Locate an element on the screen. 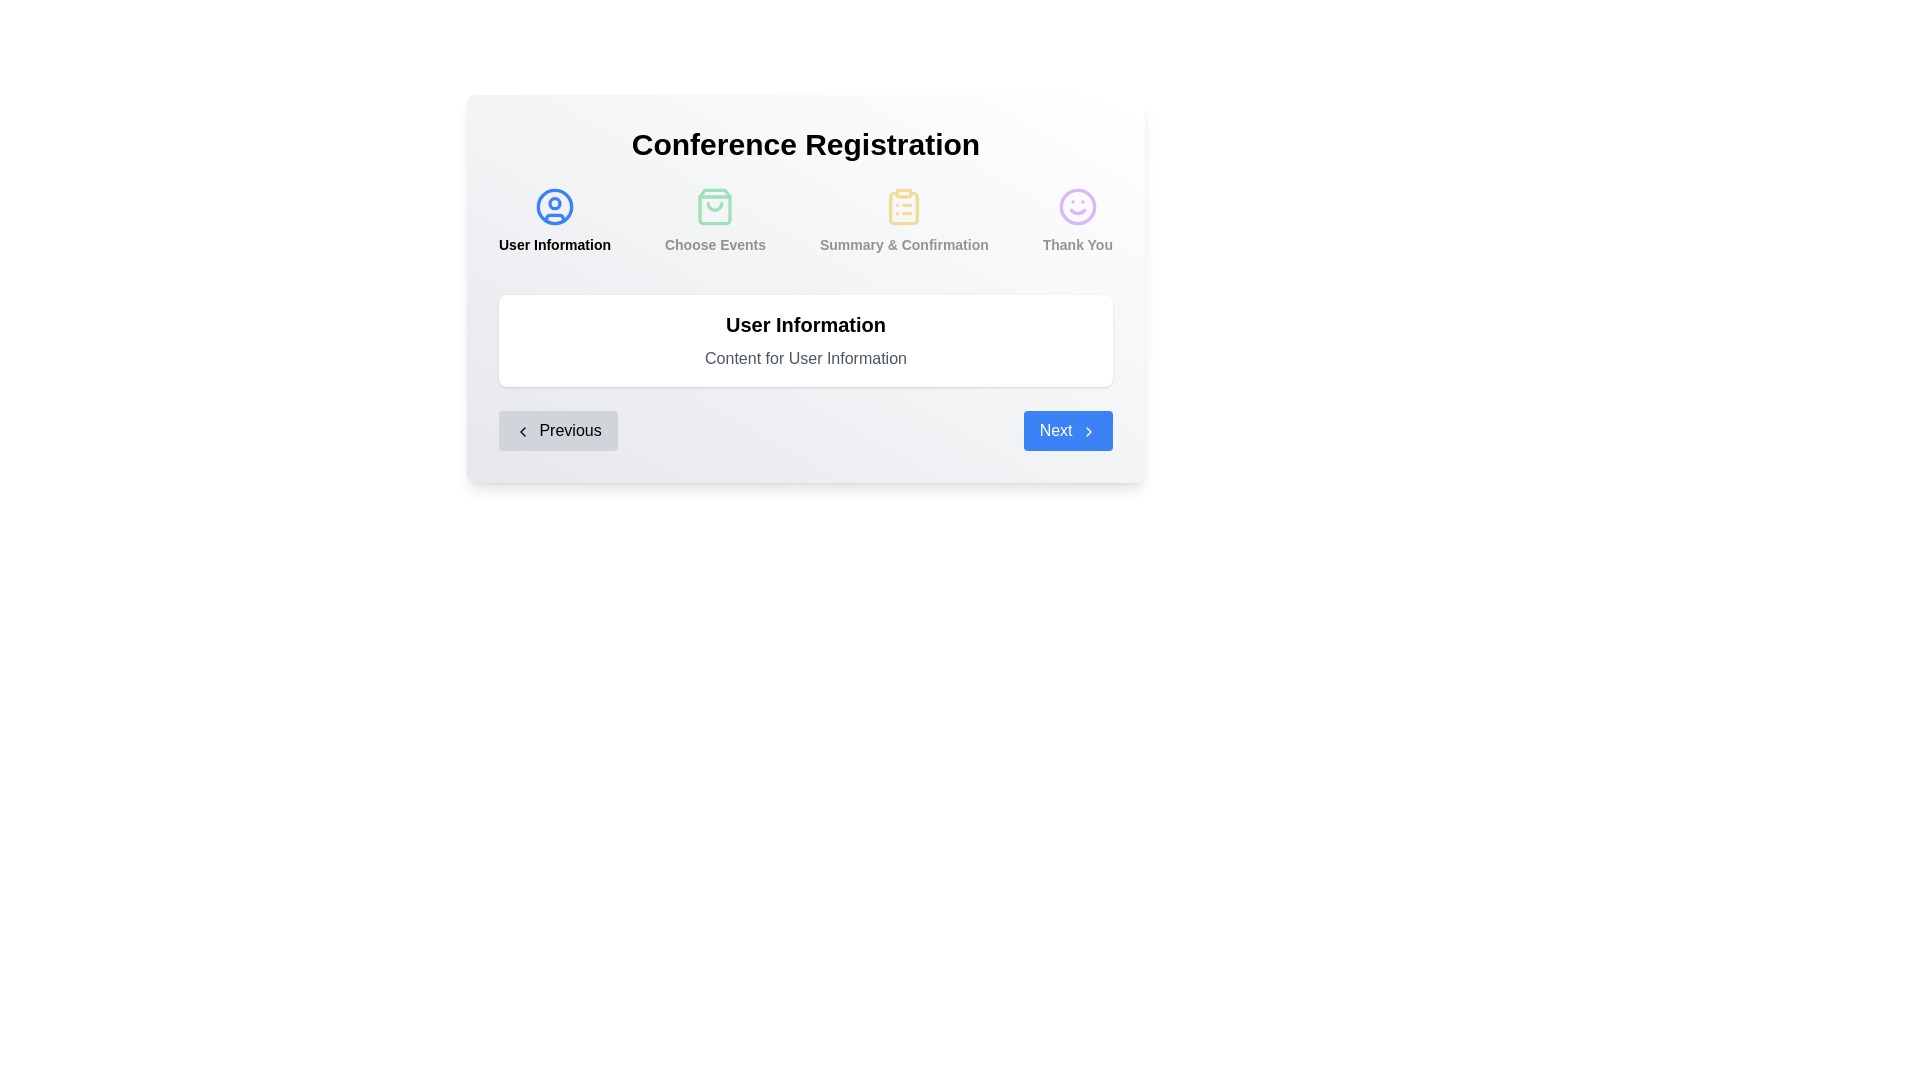  the 'Thank You' navigation step on the far right of the horizontal navigation bar is located at coordinates (1076, 220).